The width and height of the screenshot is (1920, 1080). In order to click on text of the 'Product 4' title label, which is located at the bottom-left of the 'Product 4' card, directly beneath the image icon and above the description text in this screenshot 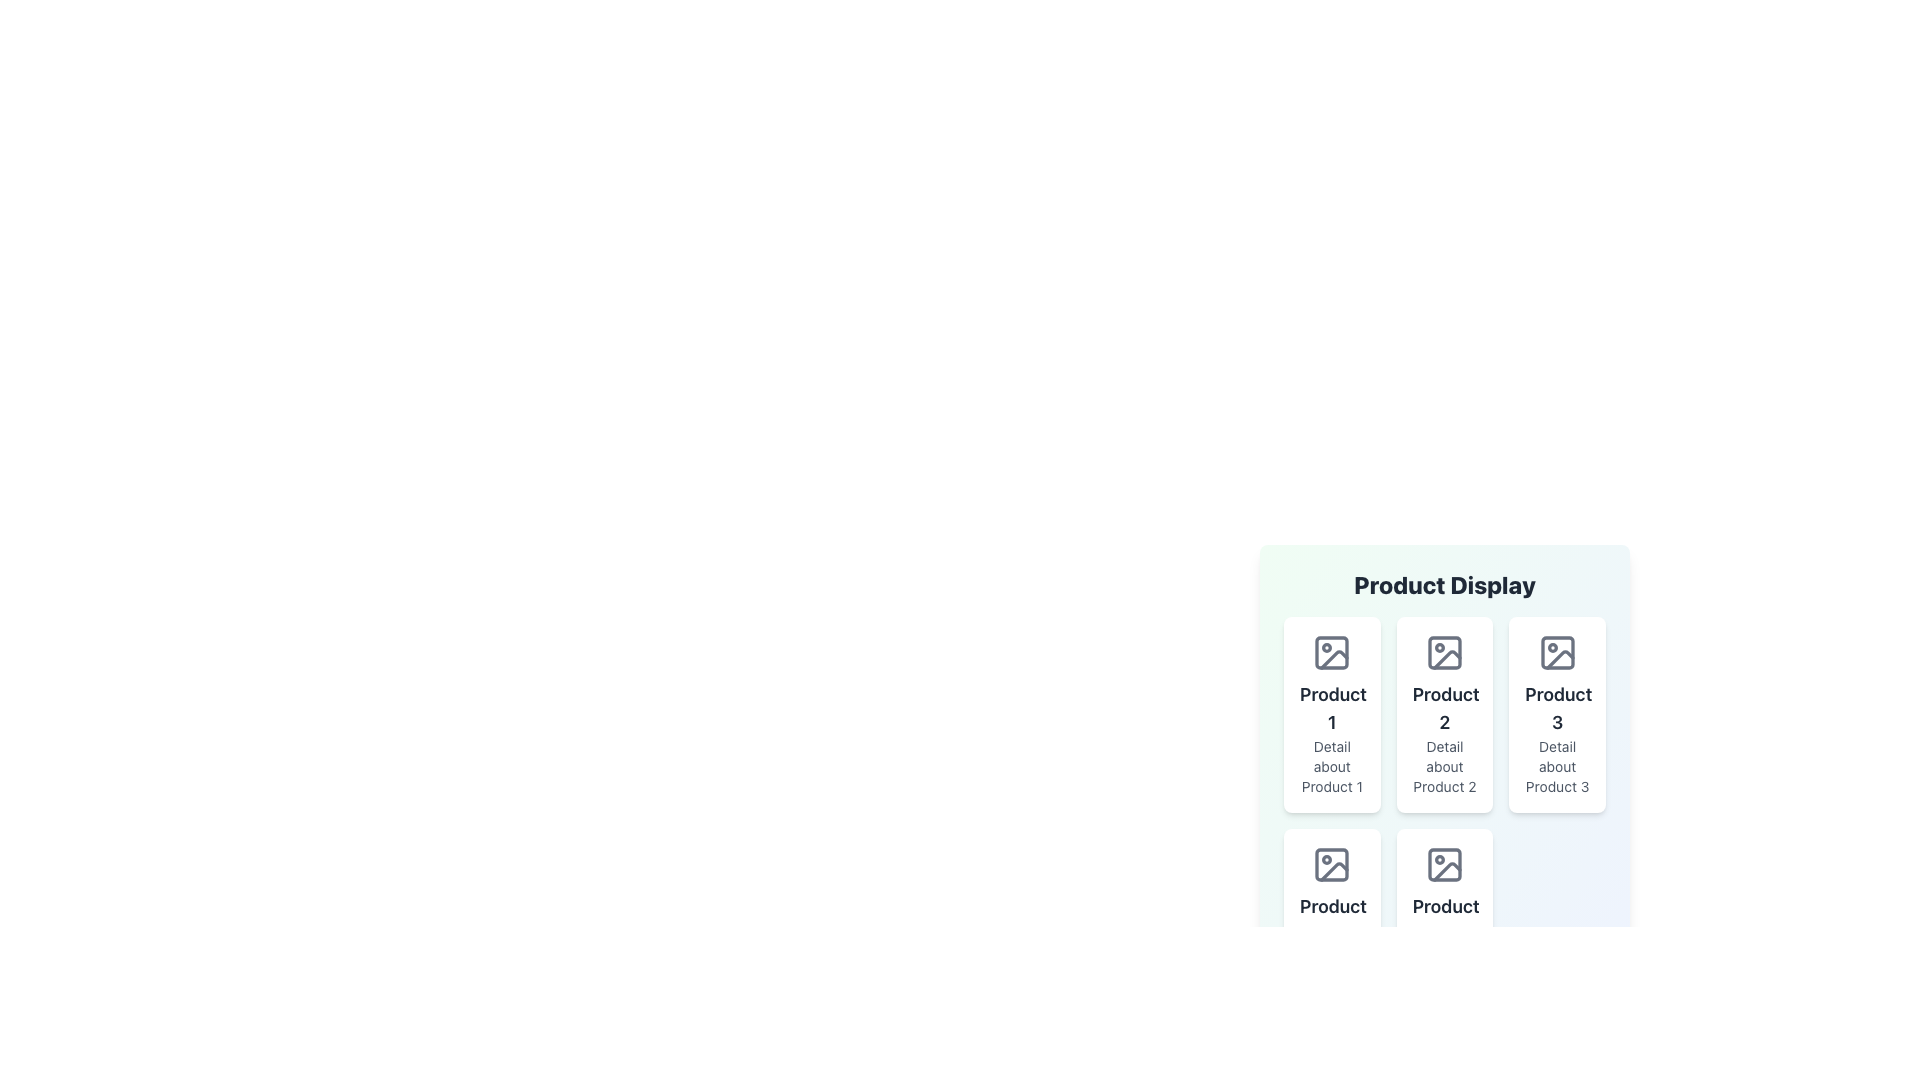, I will do `click(1332, 921)`.